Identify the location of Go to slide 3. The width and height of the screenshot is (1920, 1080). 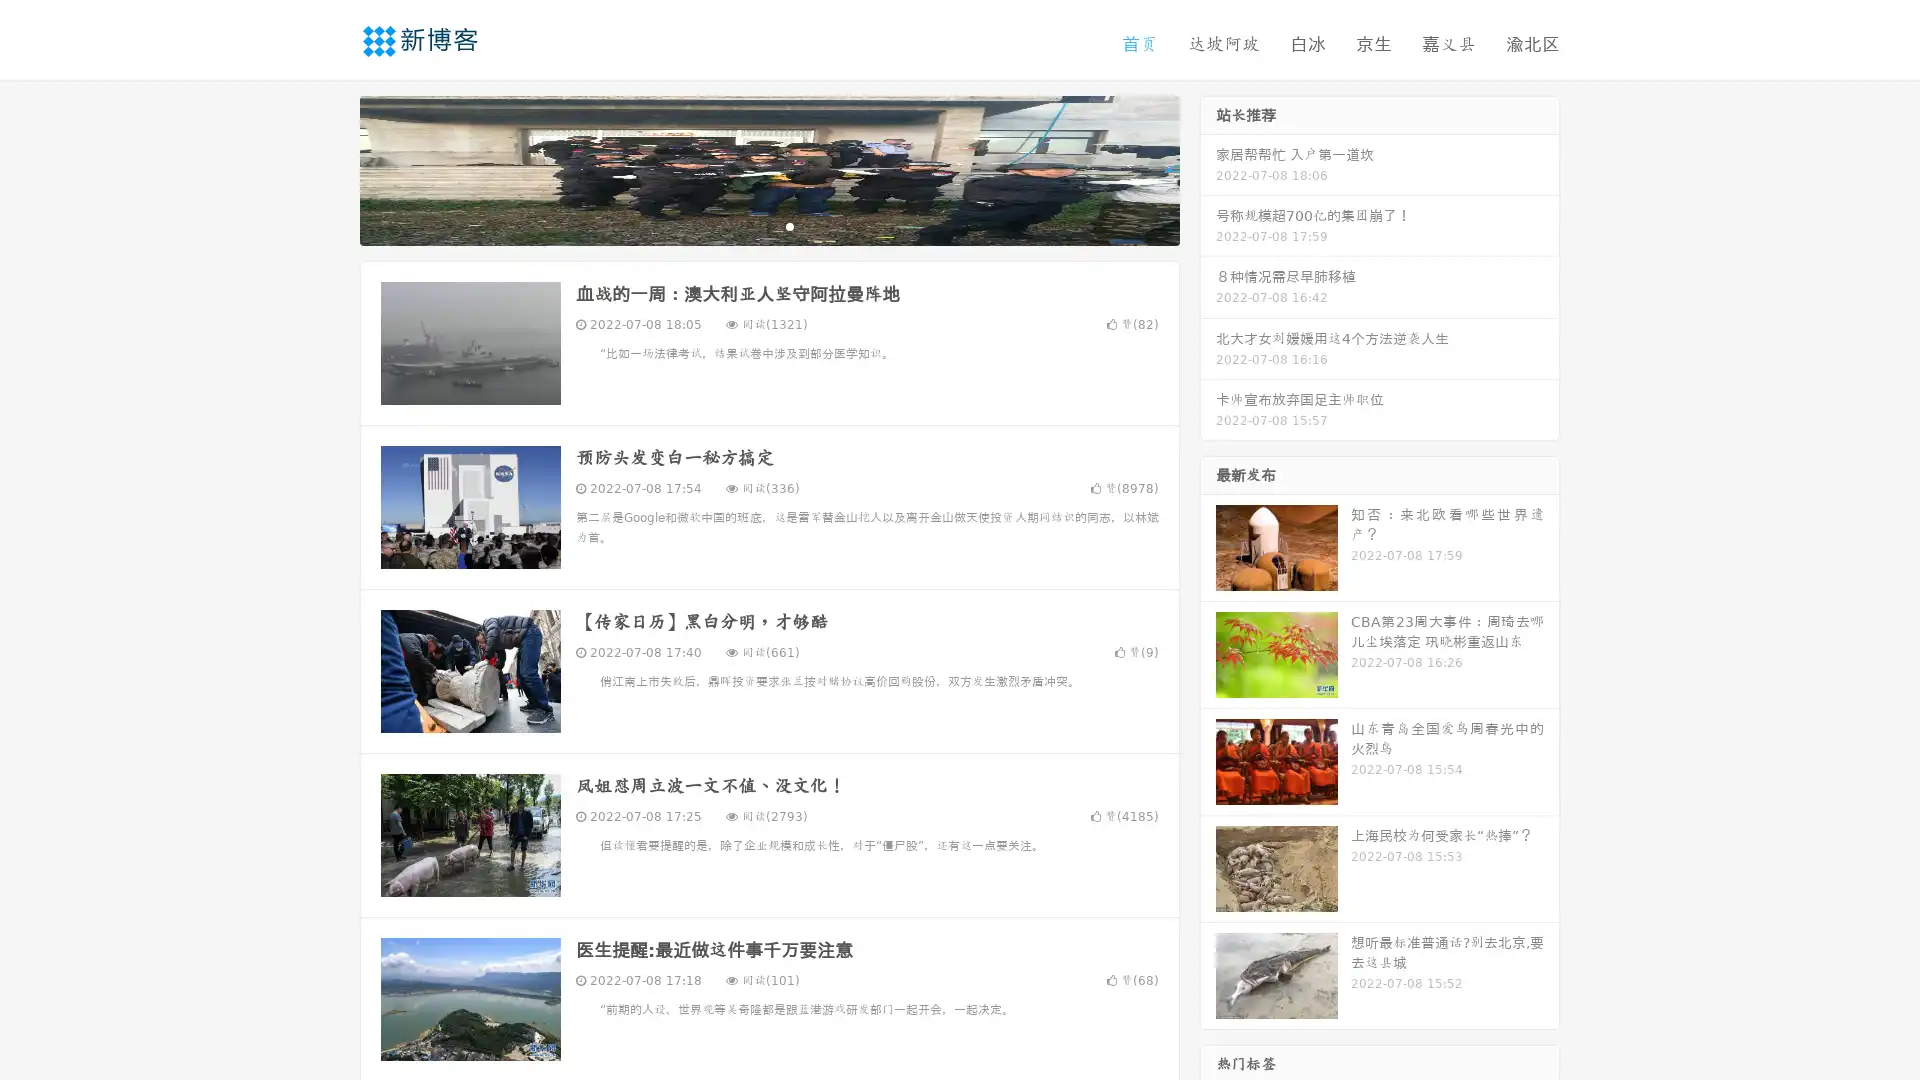
(789, 225).